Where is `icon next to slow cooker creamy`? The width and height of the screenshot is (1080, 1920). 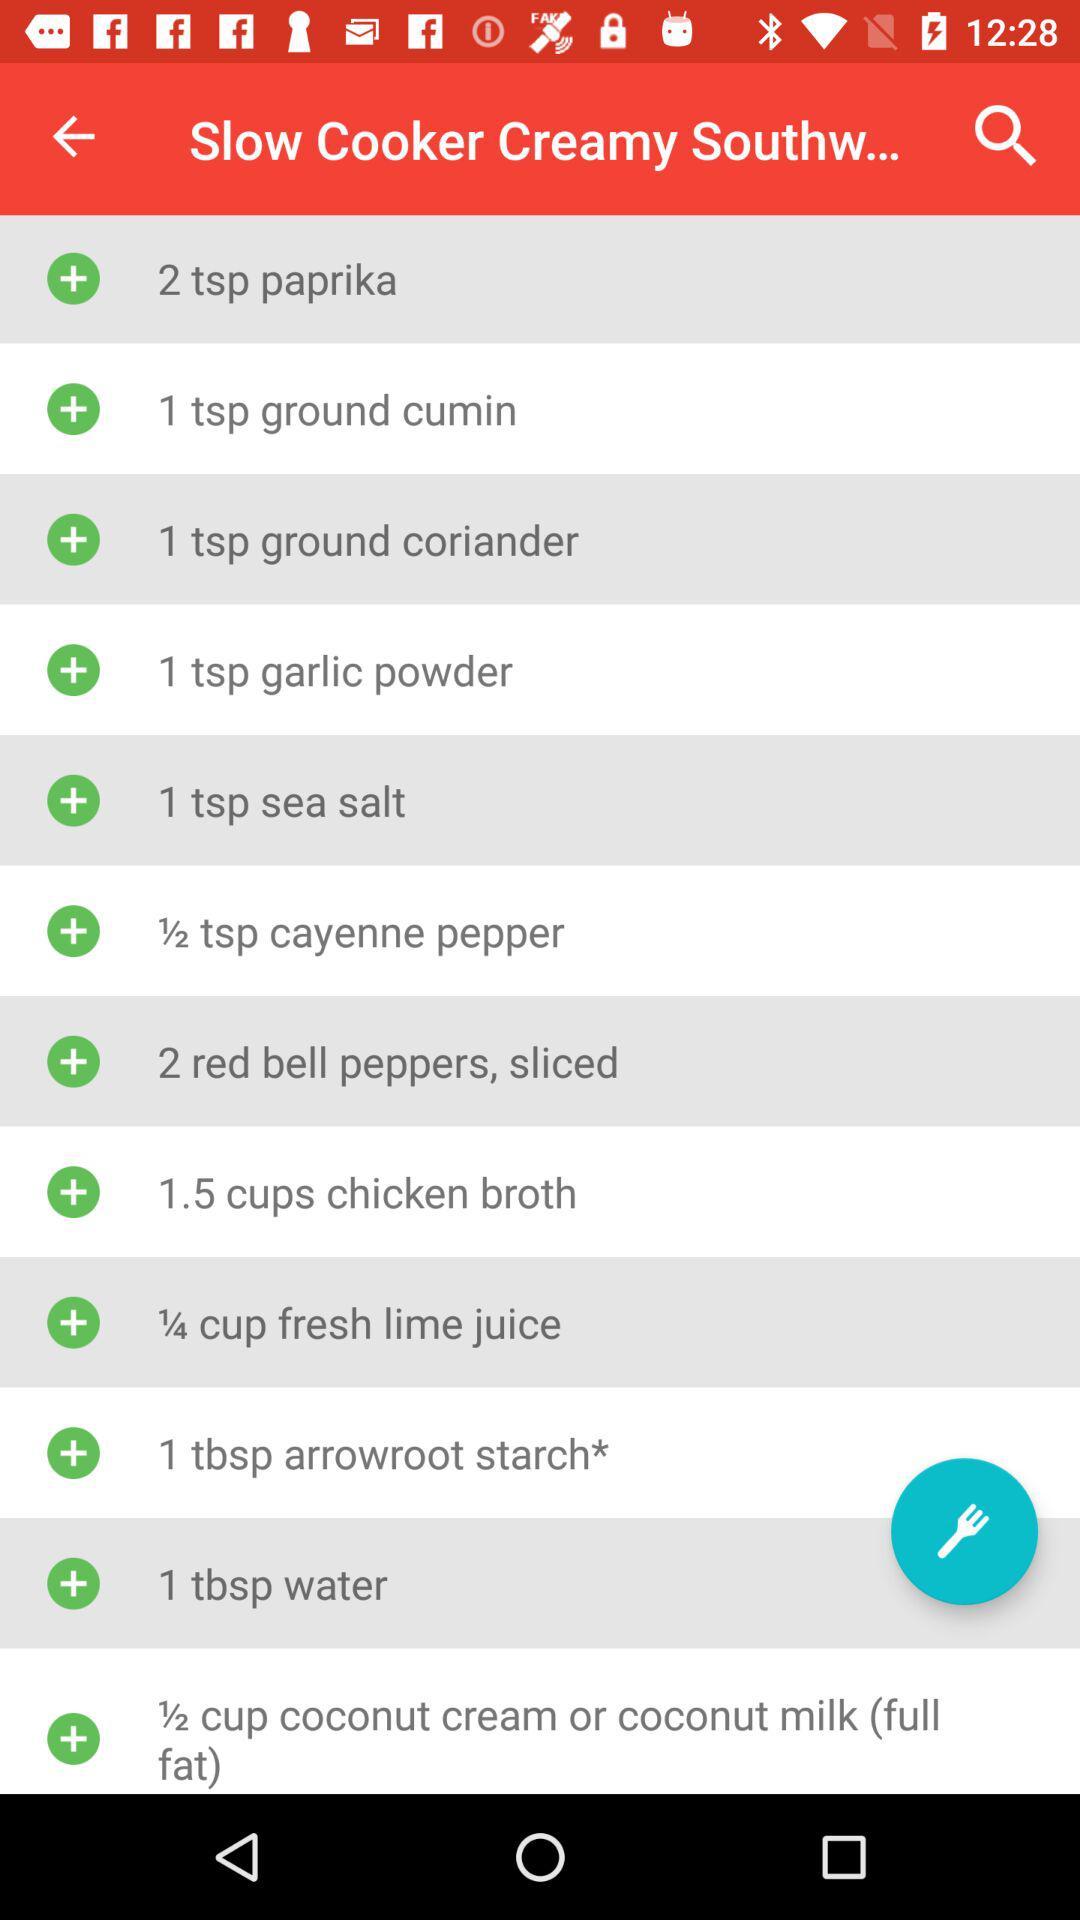 icon next to slow cooker creamy is located at coordinates (72, 135).